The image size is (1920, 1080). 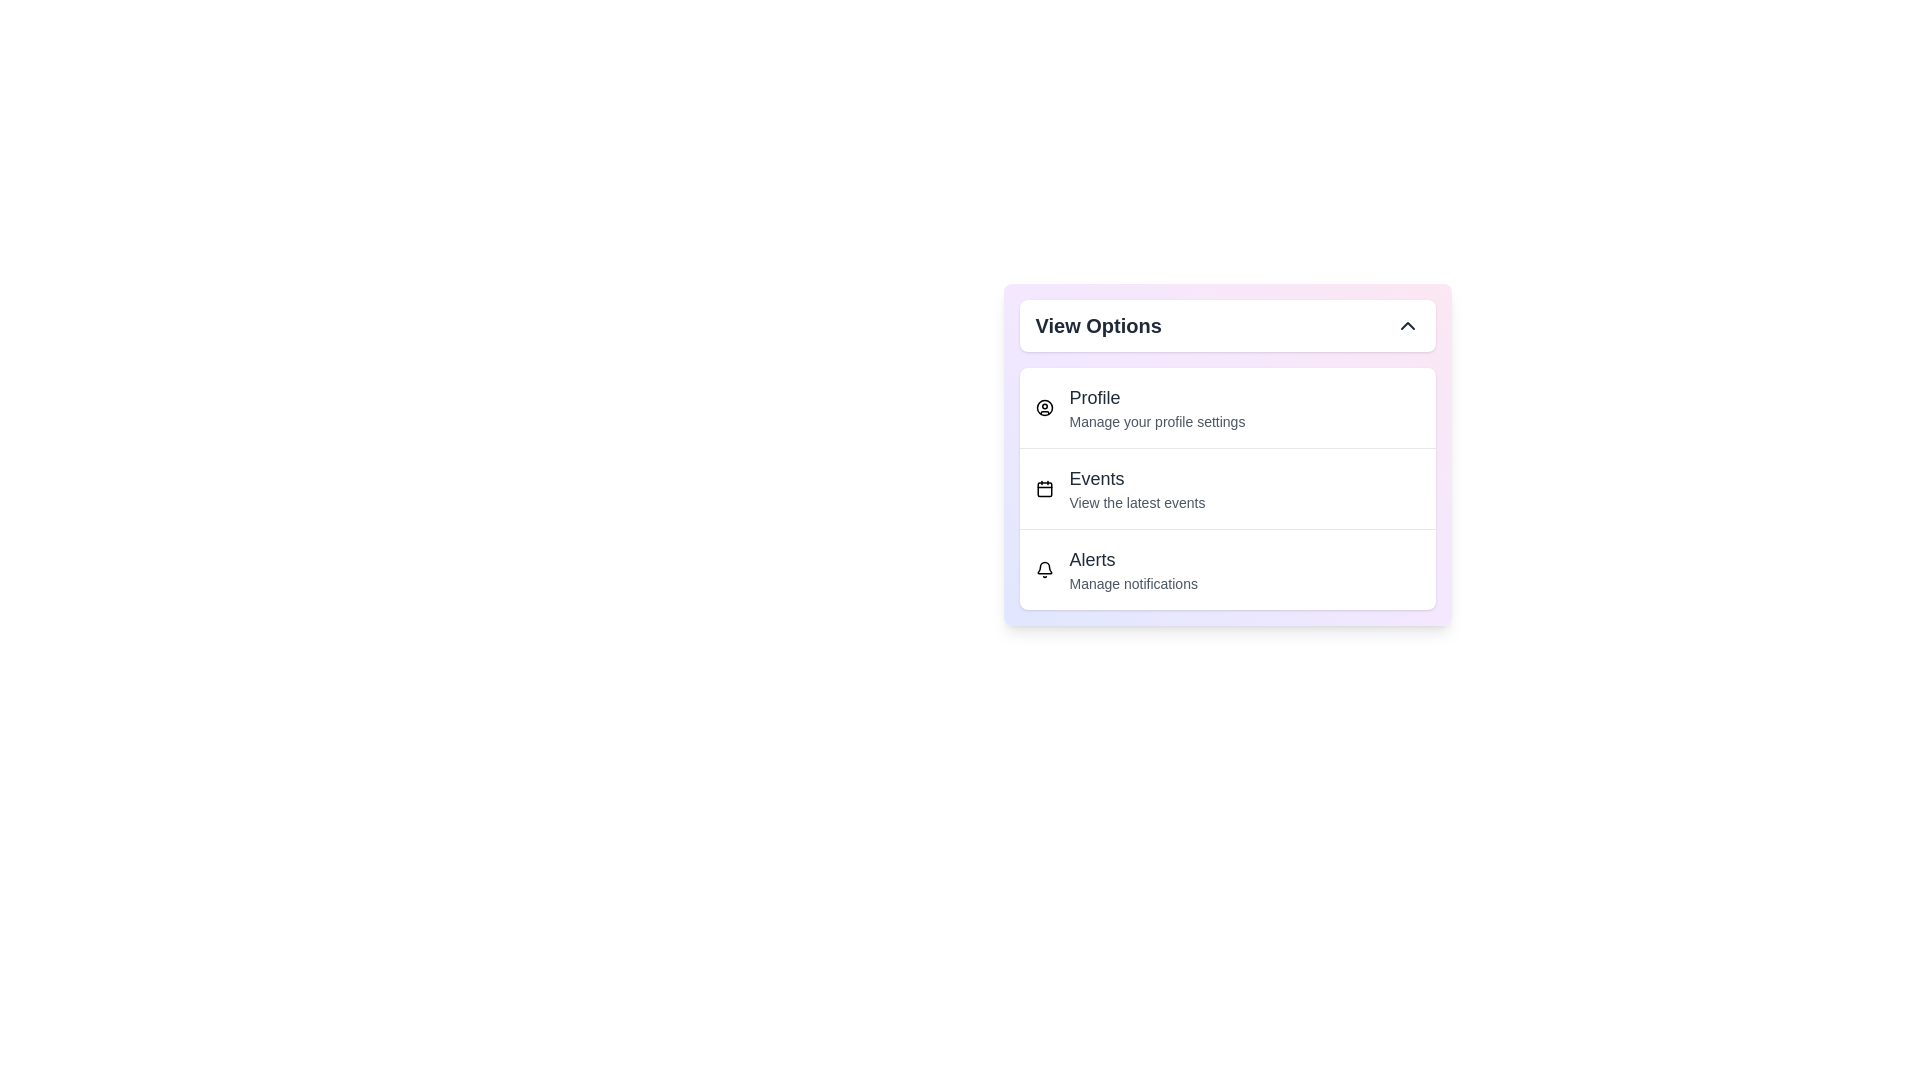 I want to click on the icon of the menu item corresponding to Events, so click(x=1043, y=489).